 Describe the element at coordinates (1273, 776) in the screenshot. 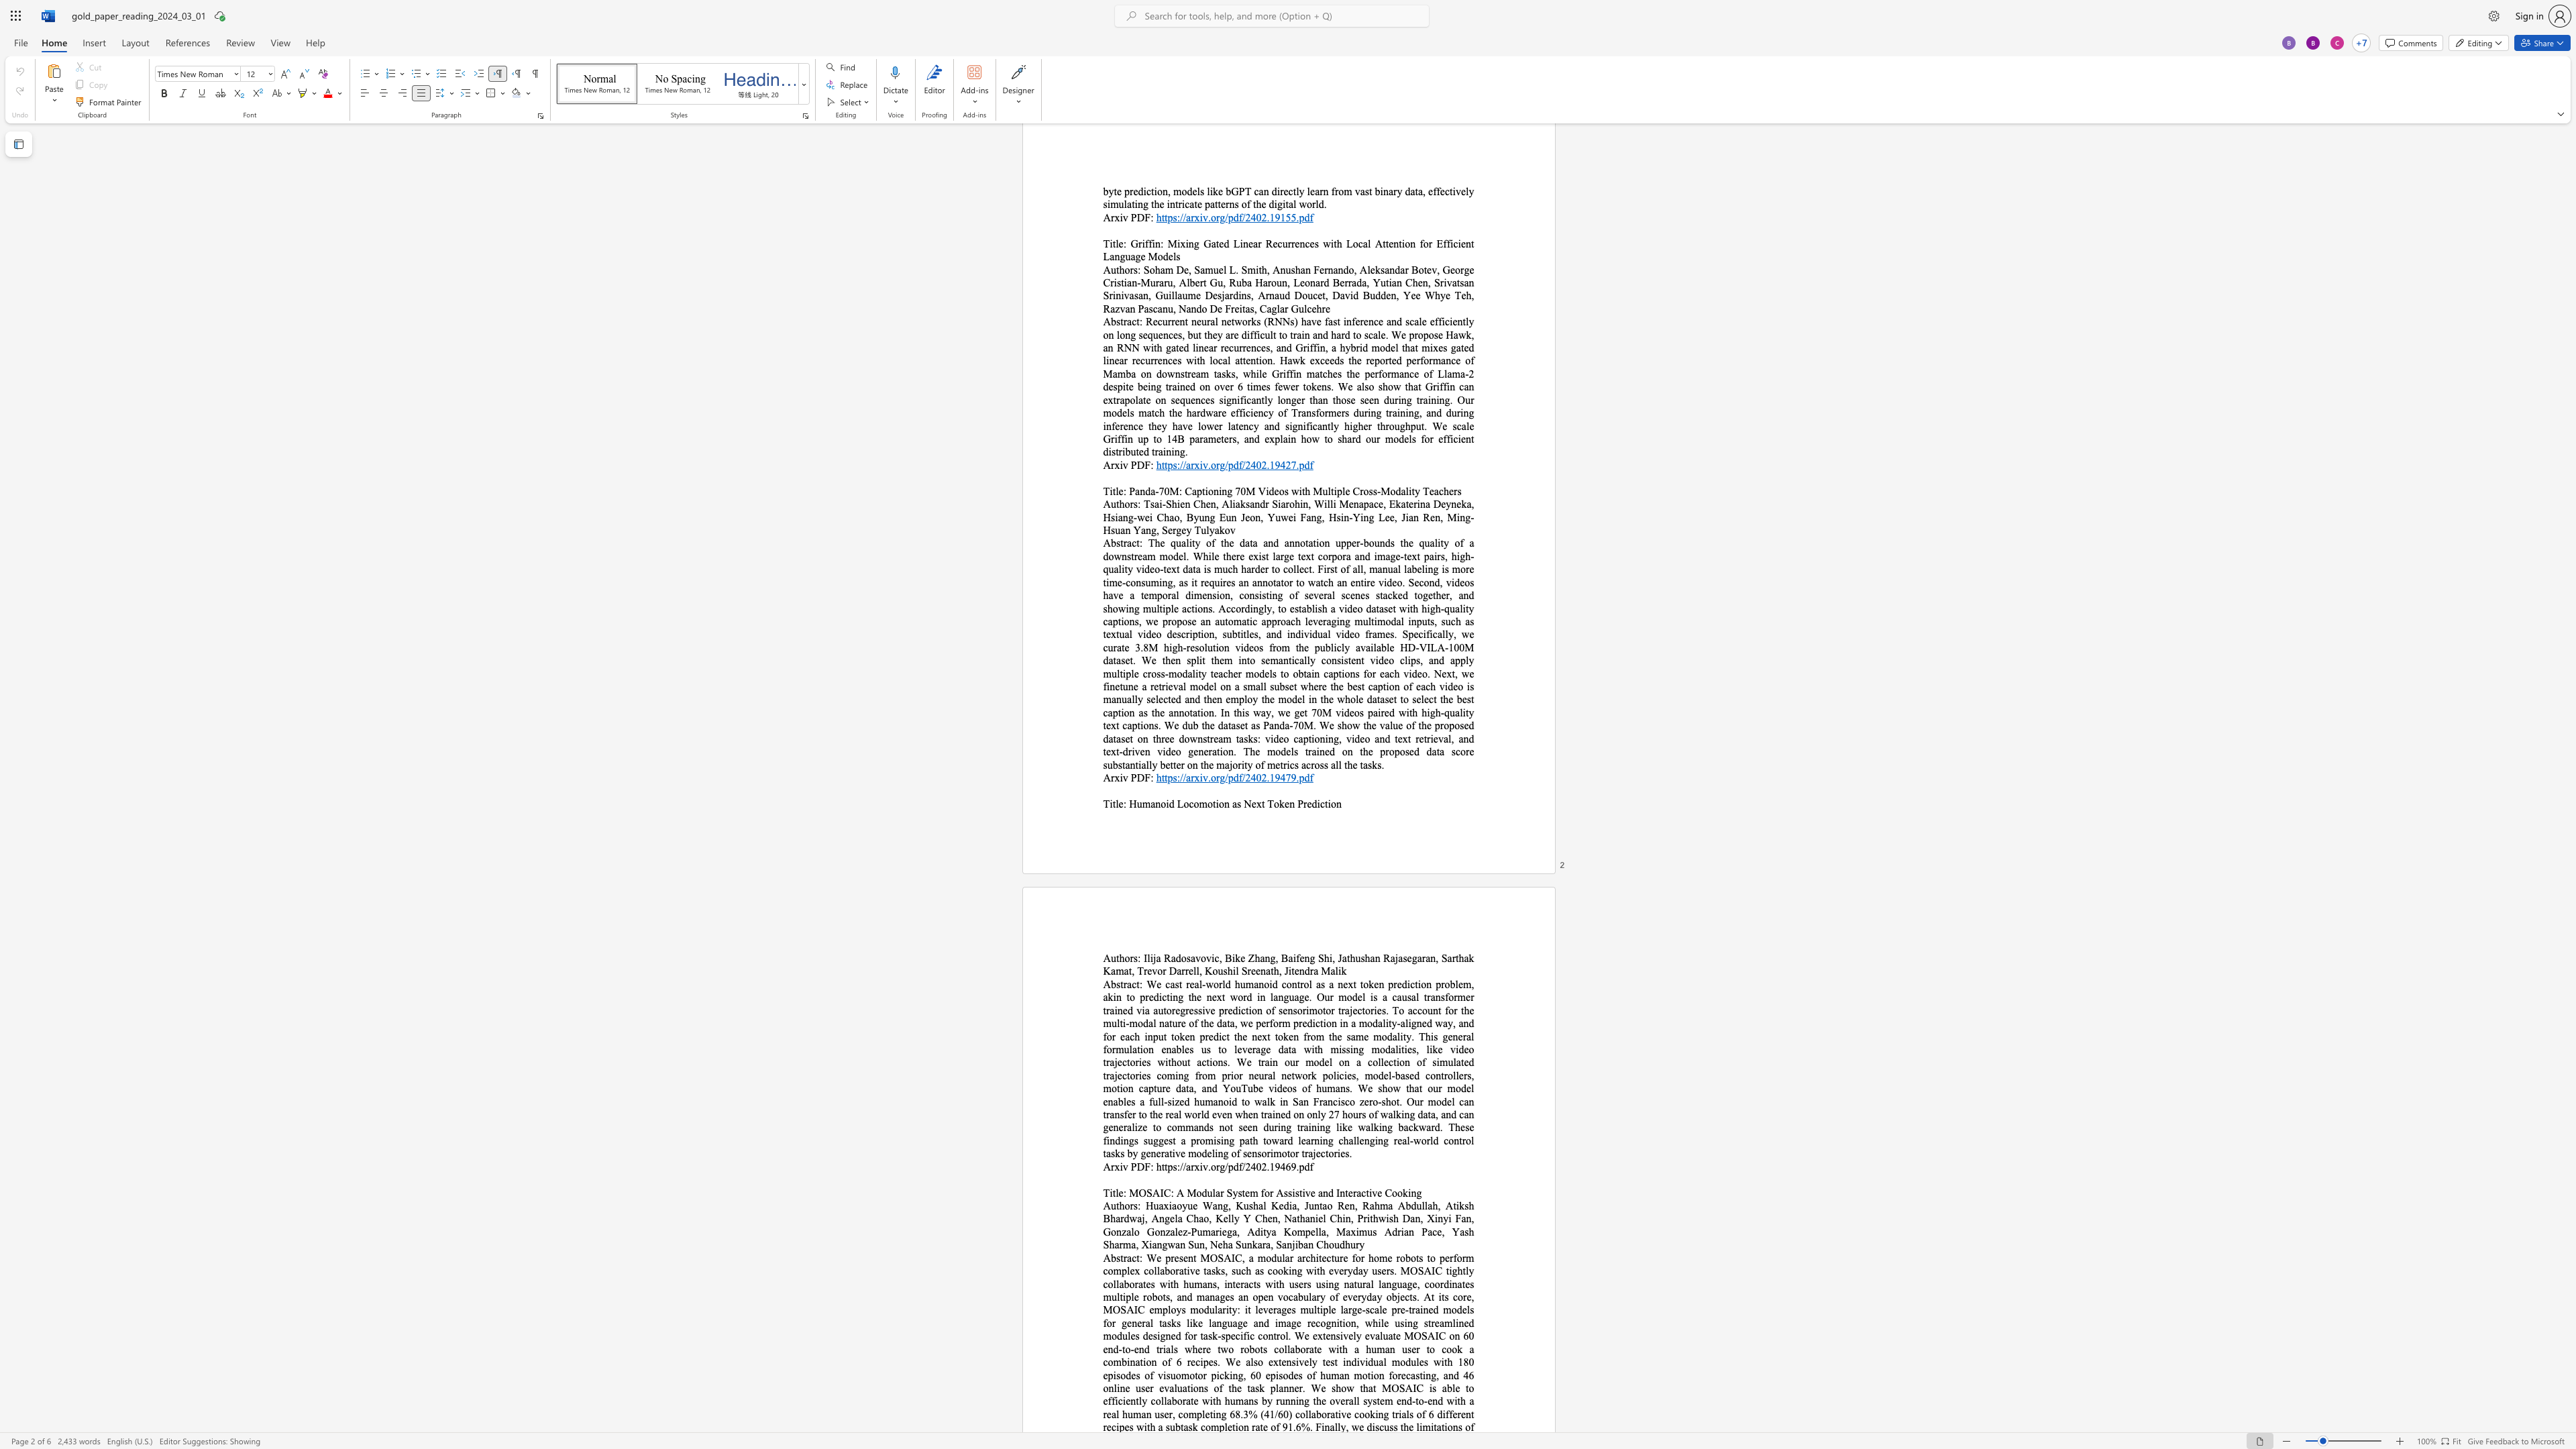

I see `the space between the continuous character "1" and "9" in the text` at that location.